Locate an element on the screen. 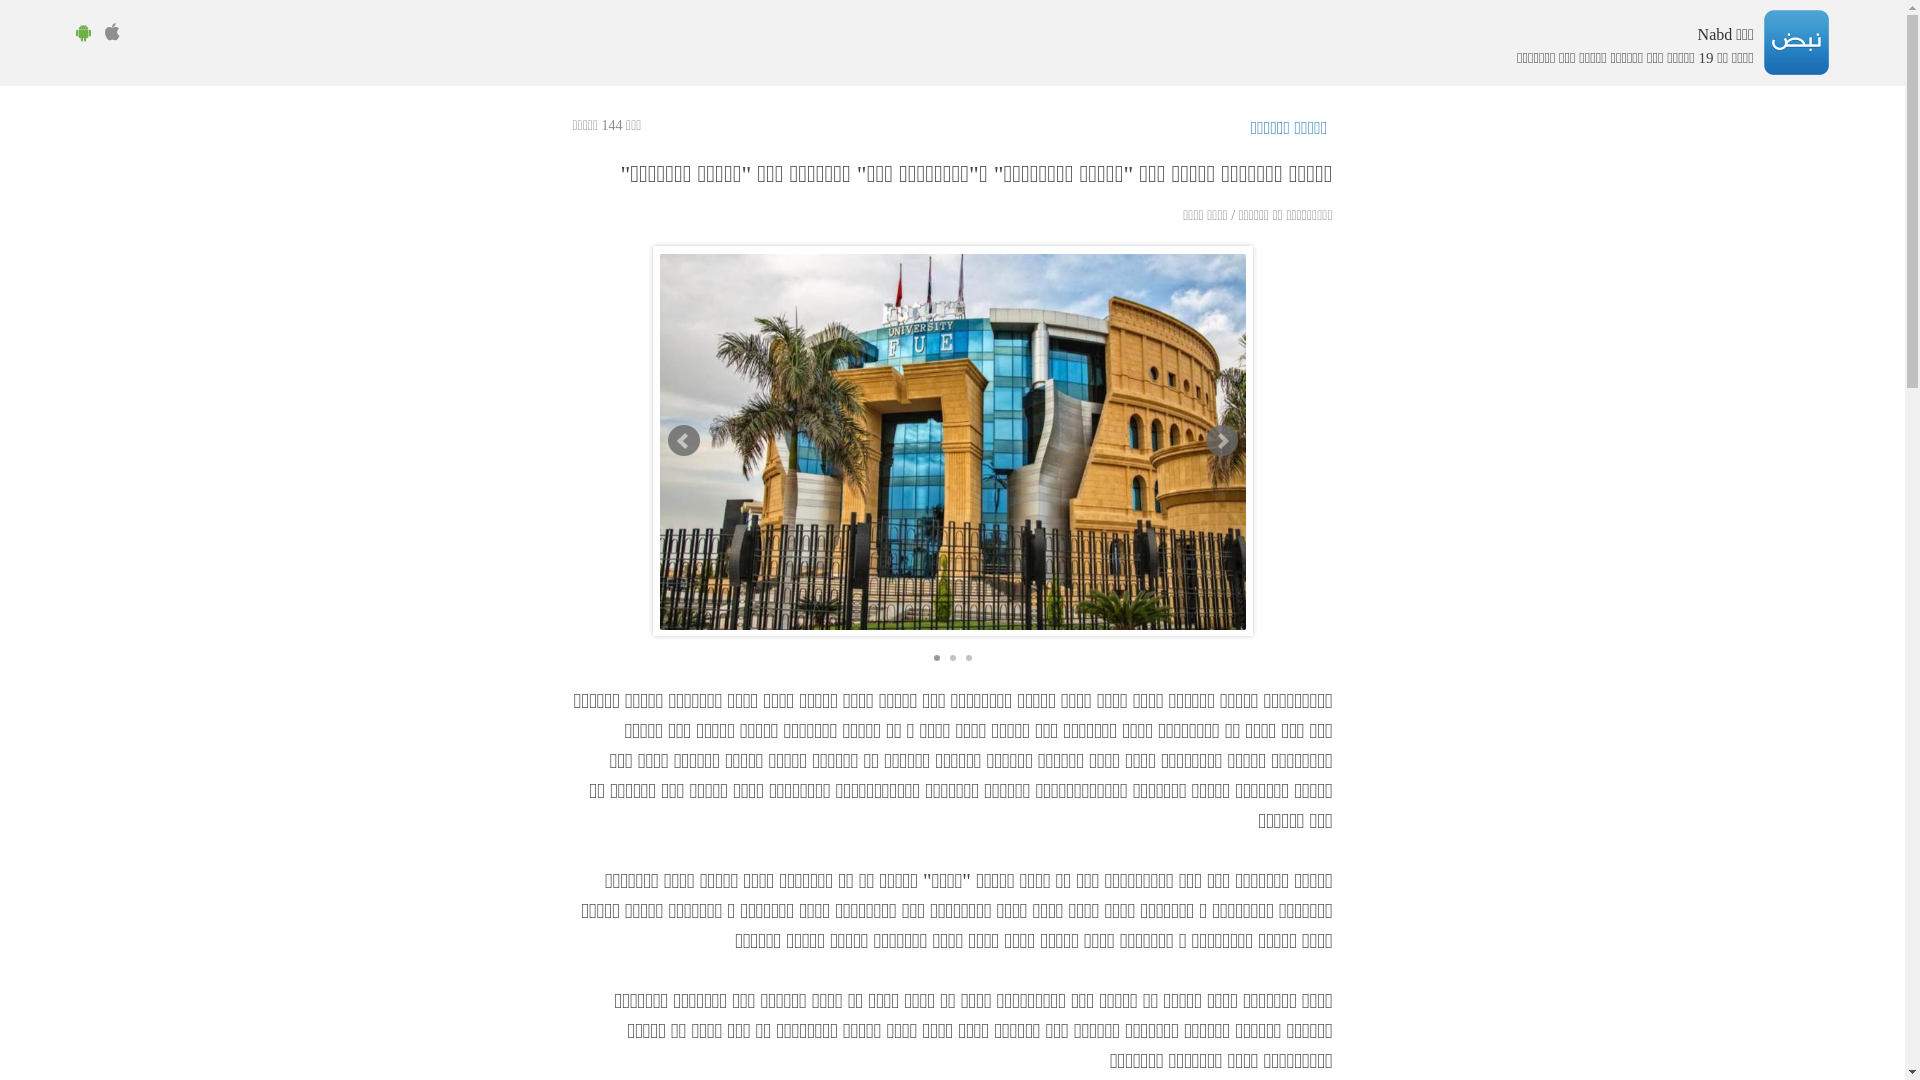 The image size is (1920, 1080). 'Prev' is located at coordinates (667, 439).